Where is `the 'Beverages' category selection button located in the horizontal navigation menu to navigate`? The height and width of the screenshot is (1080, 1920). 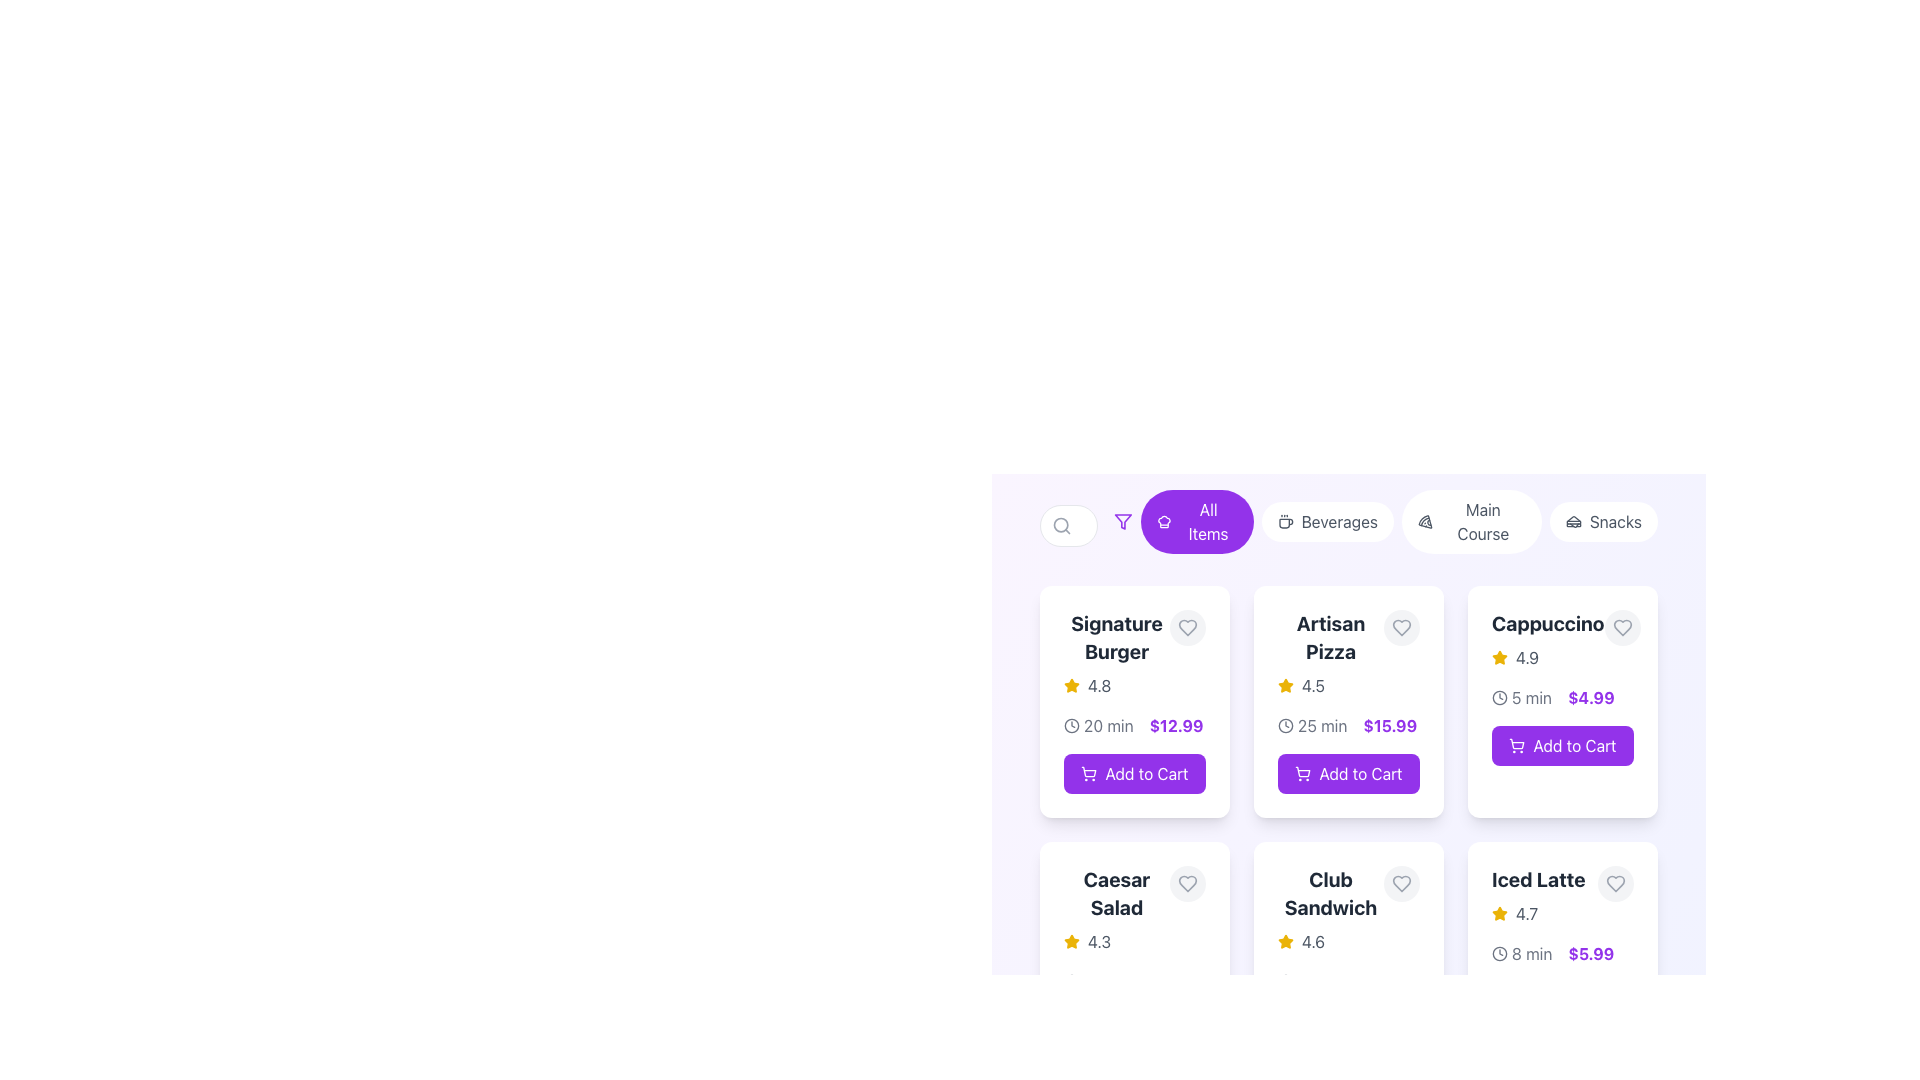 the 'Beverages' category selection button located in the horizontal navigation menu to navigate is located at coordinates (1327, 520).